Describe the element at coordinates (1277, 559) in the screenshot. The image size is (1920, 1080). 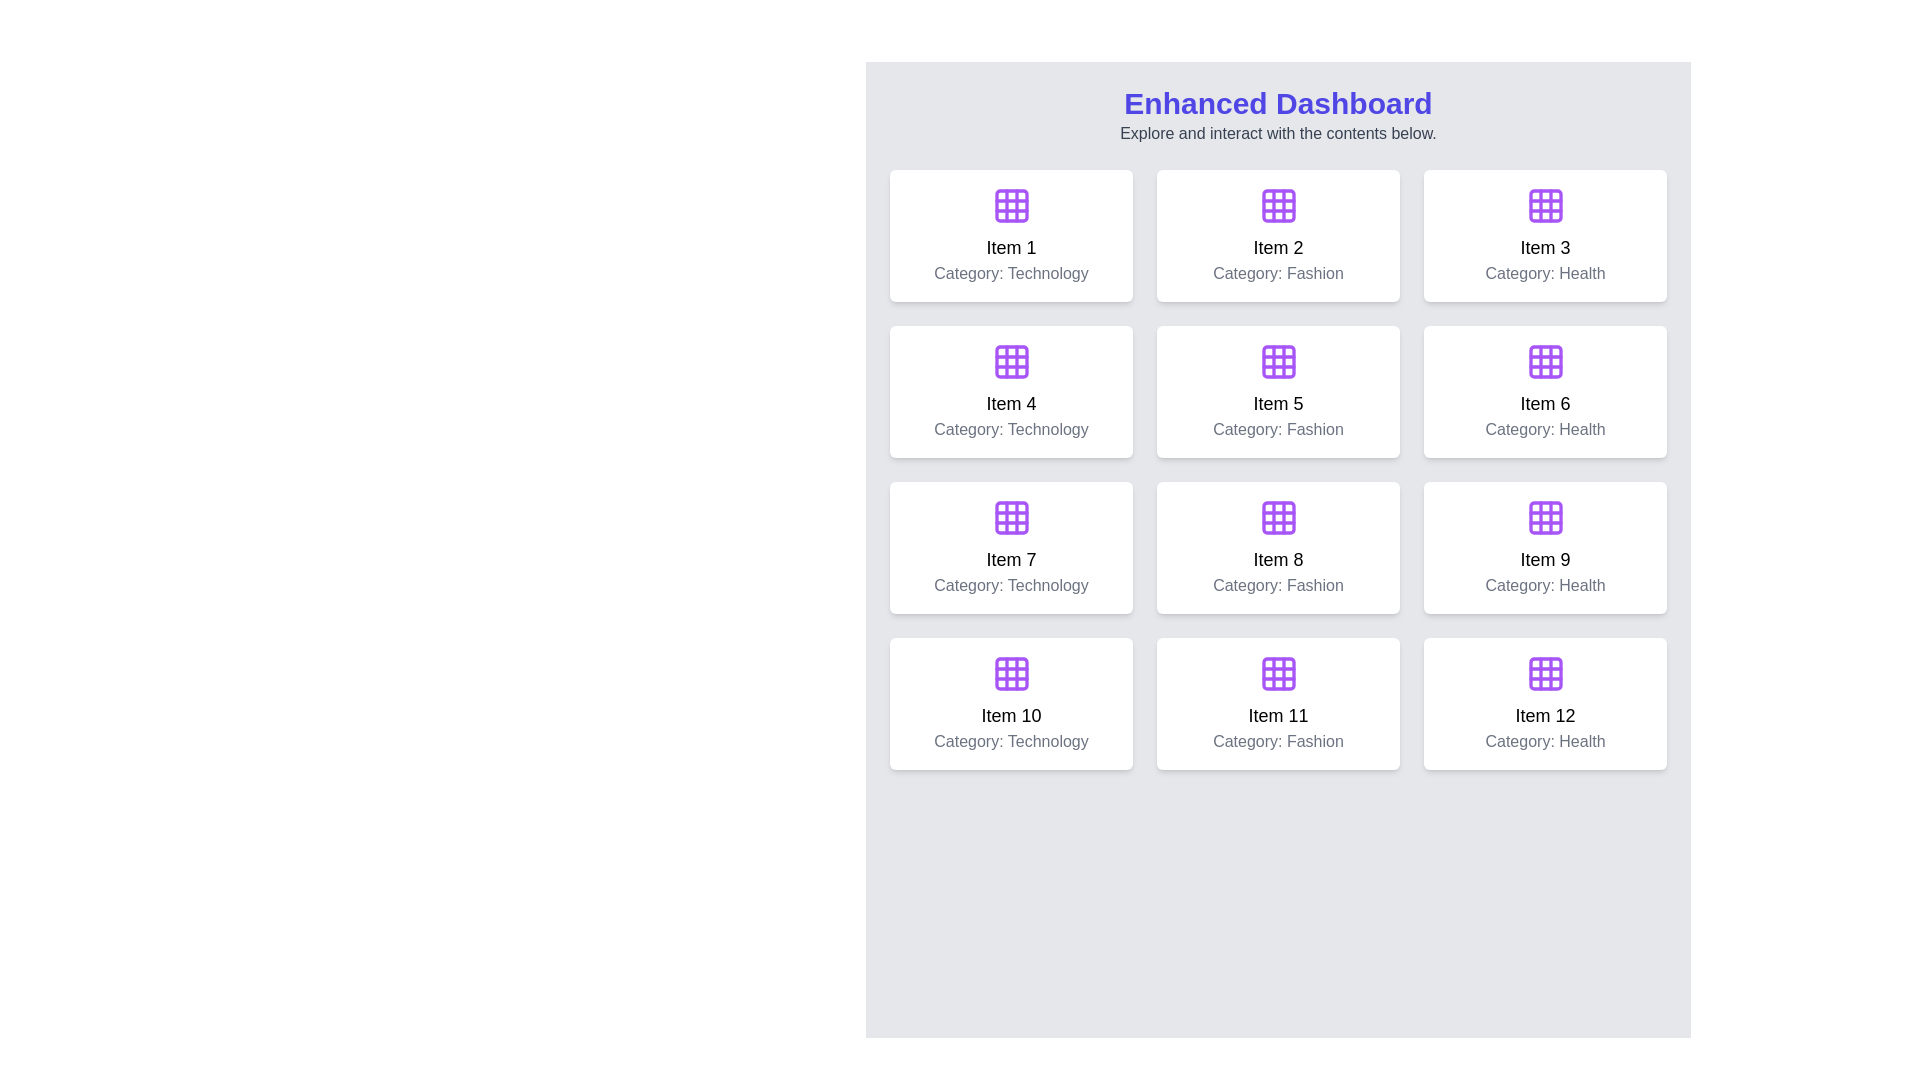
I see `the text label saying 'Item 8' located in the Fashion card, positioned between the icon above and the category label below` at that location.